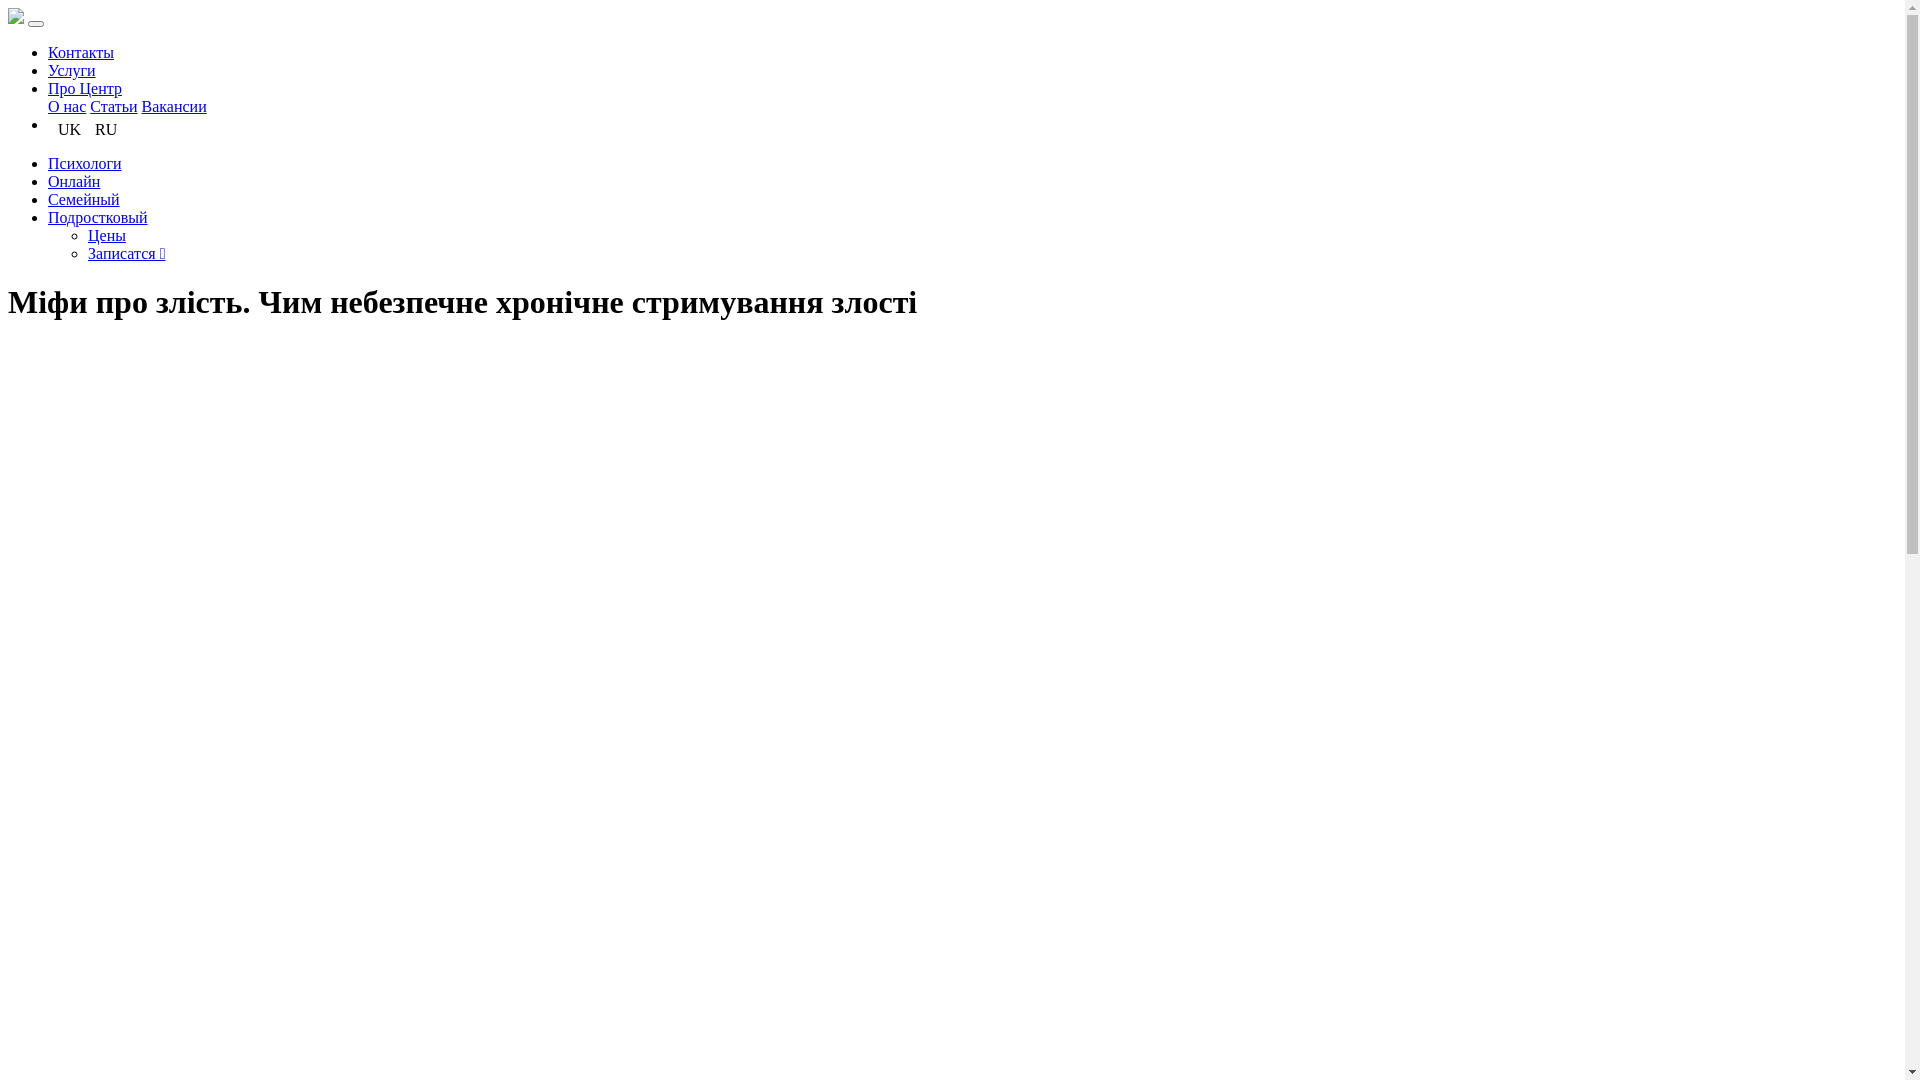 The image size is (1920, 1080). Describe the element at coordinates (104, 129) in the screenshot. I see `'RU'` at that location.